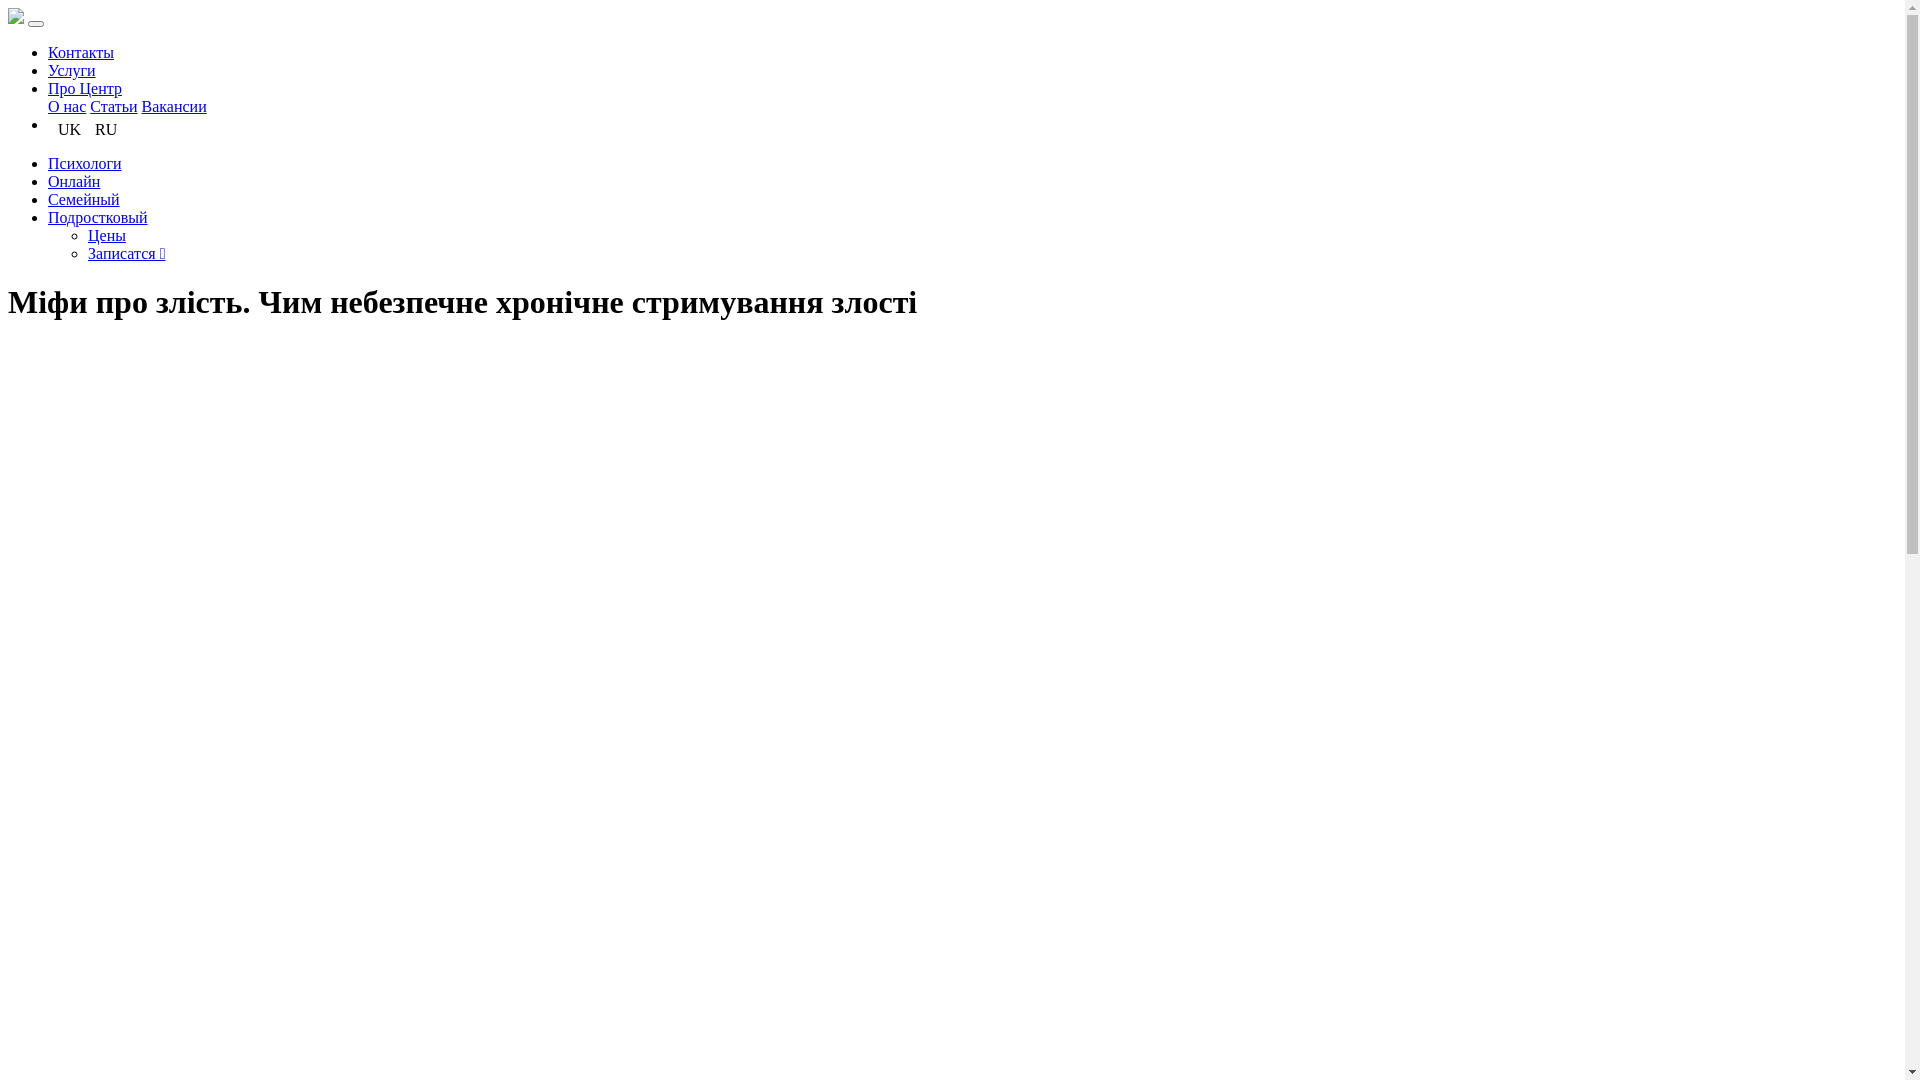 The image size is (1920, 1080). Describe the element at coordinates (104, 129) in the screenshot. I see `'RU'` at that location.